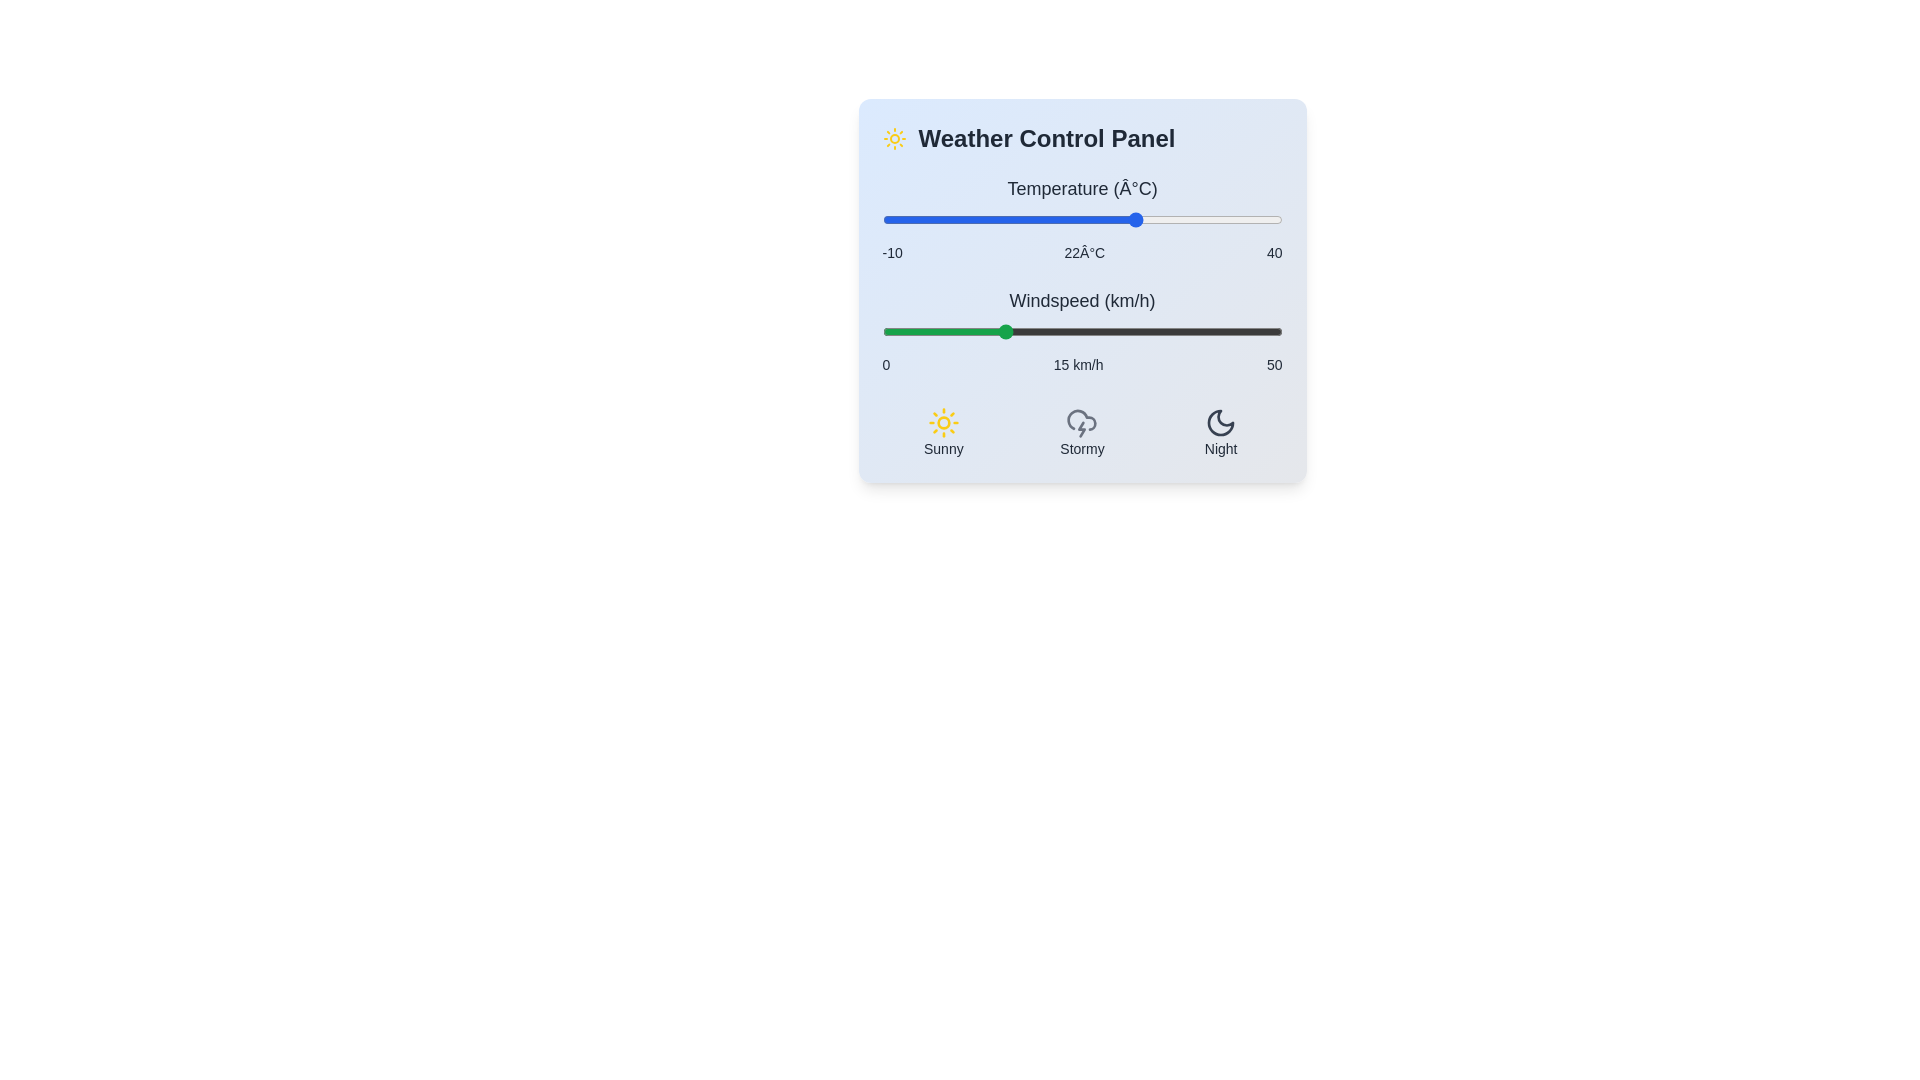 This screenshot has width=1920, height=1080. Describe the element at coordinates (942, 447) in the screenshot. I see `the text label that indicates the current weather condition as 'Sunny' located in the 'Weather Control Panel' interface, under the sun icon` at that location.